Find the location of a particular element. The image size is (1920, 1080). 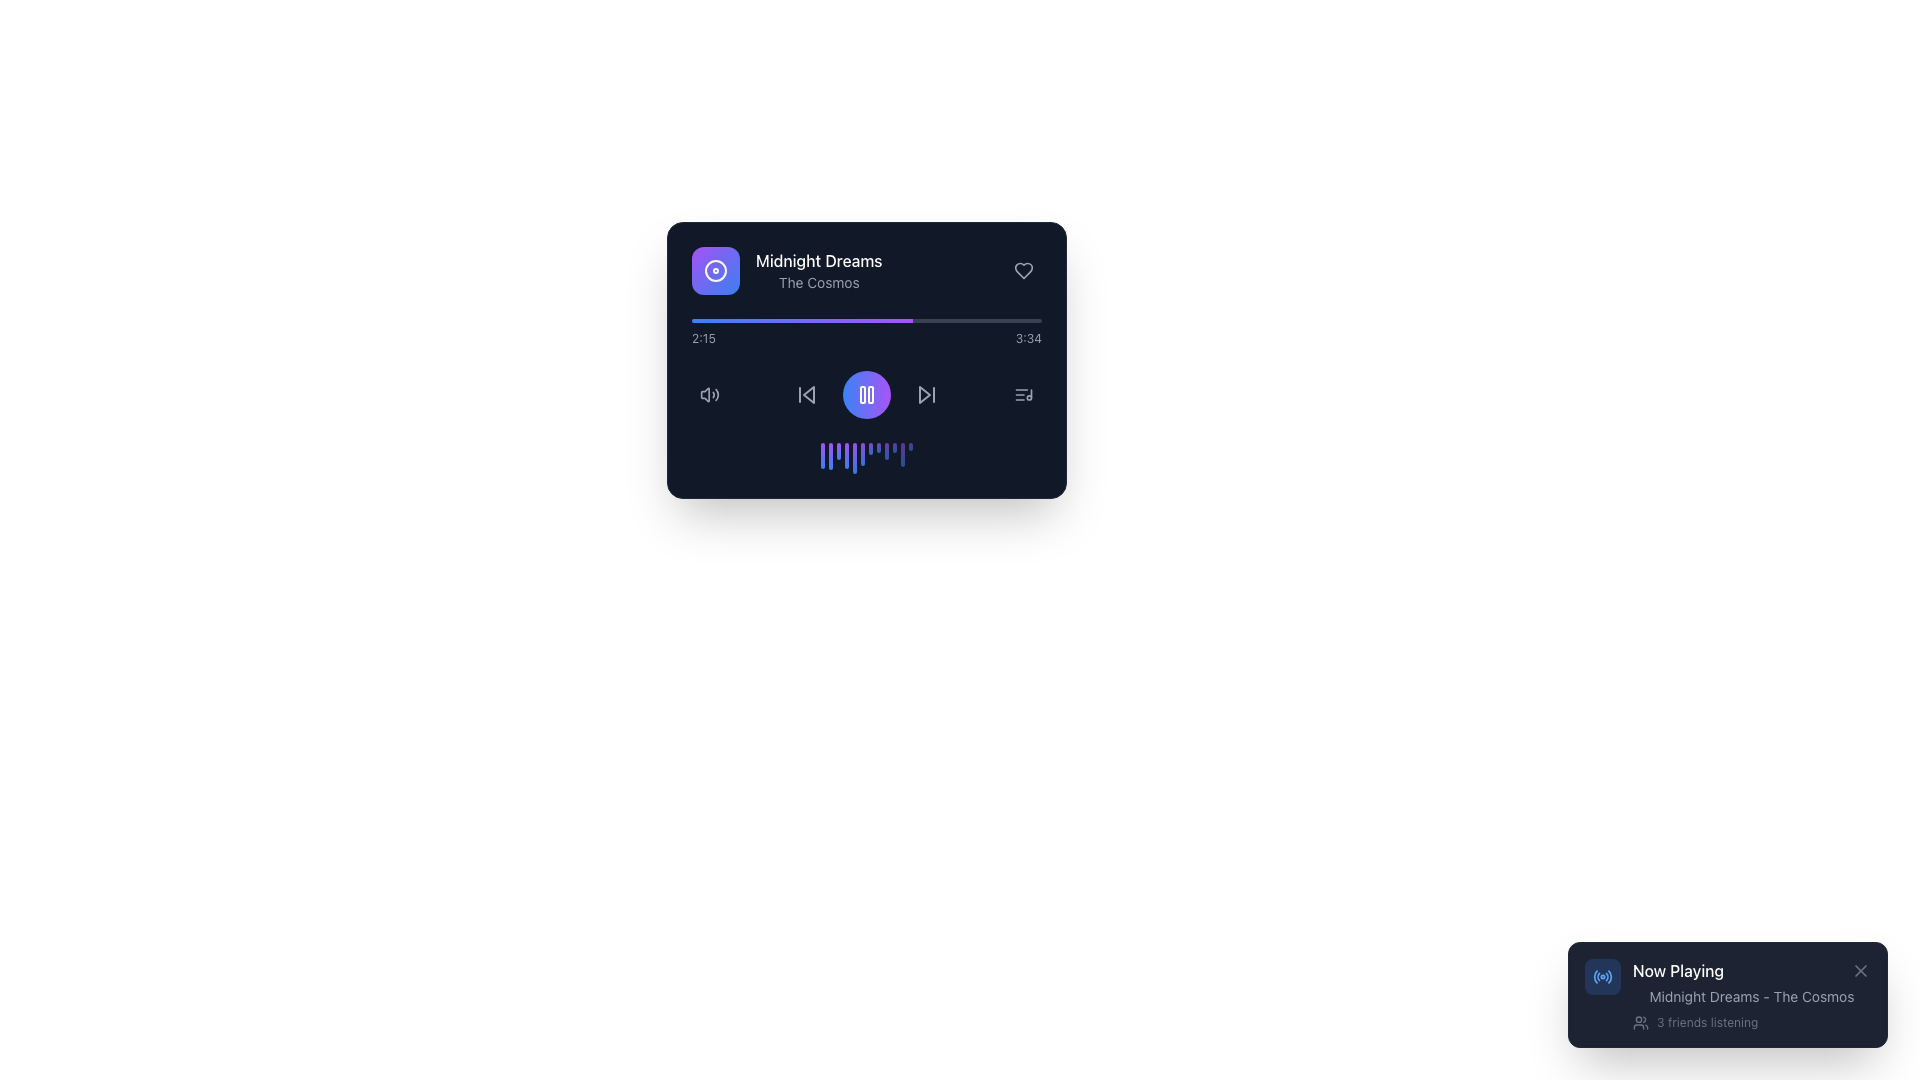

playback progress is located at coordinates (757, 319).